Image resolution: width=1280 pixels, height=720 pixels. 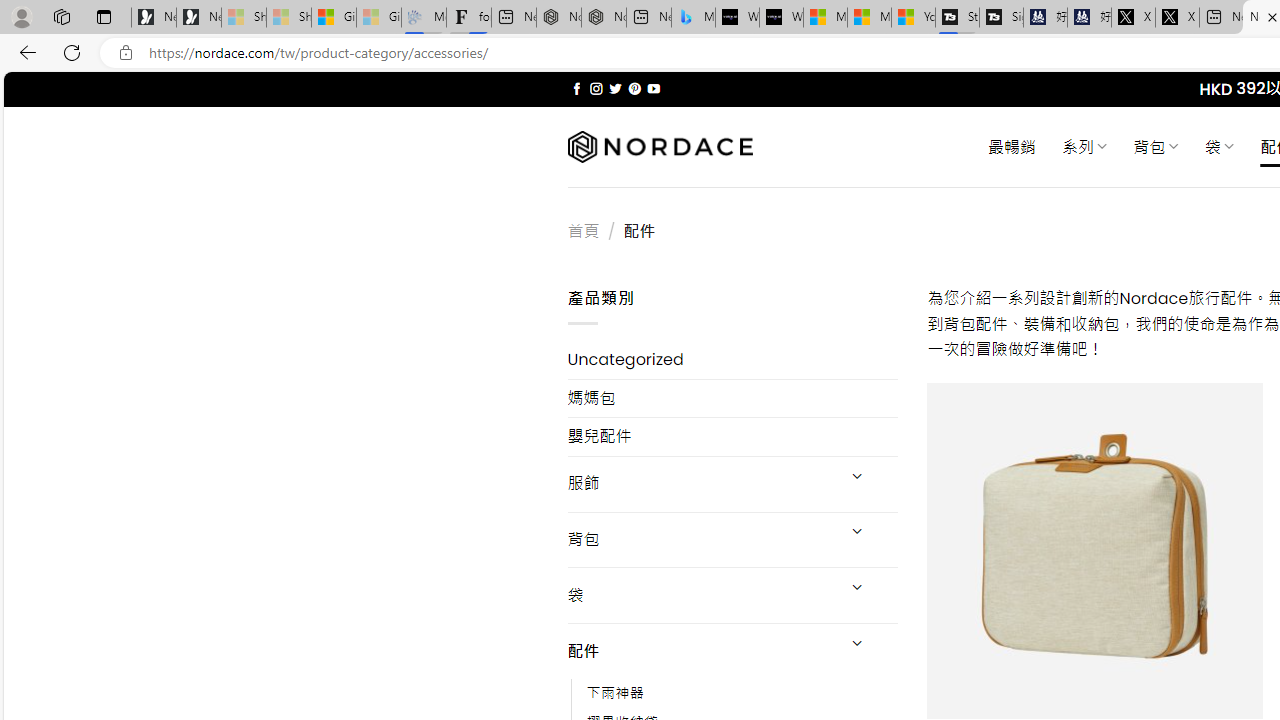 I want to click on 'Uncategorized', so click(x=731, y=360).